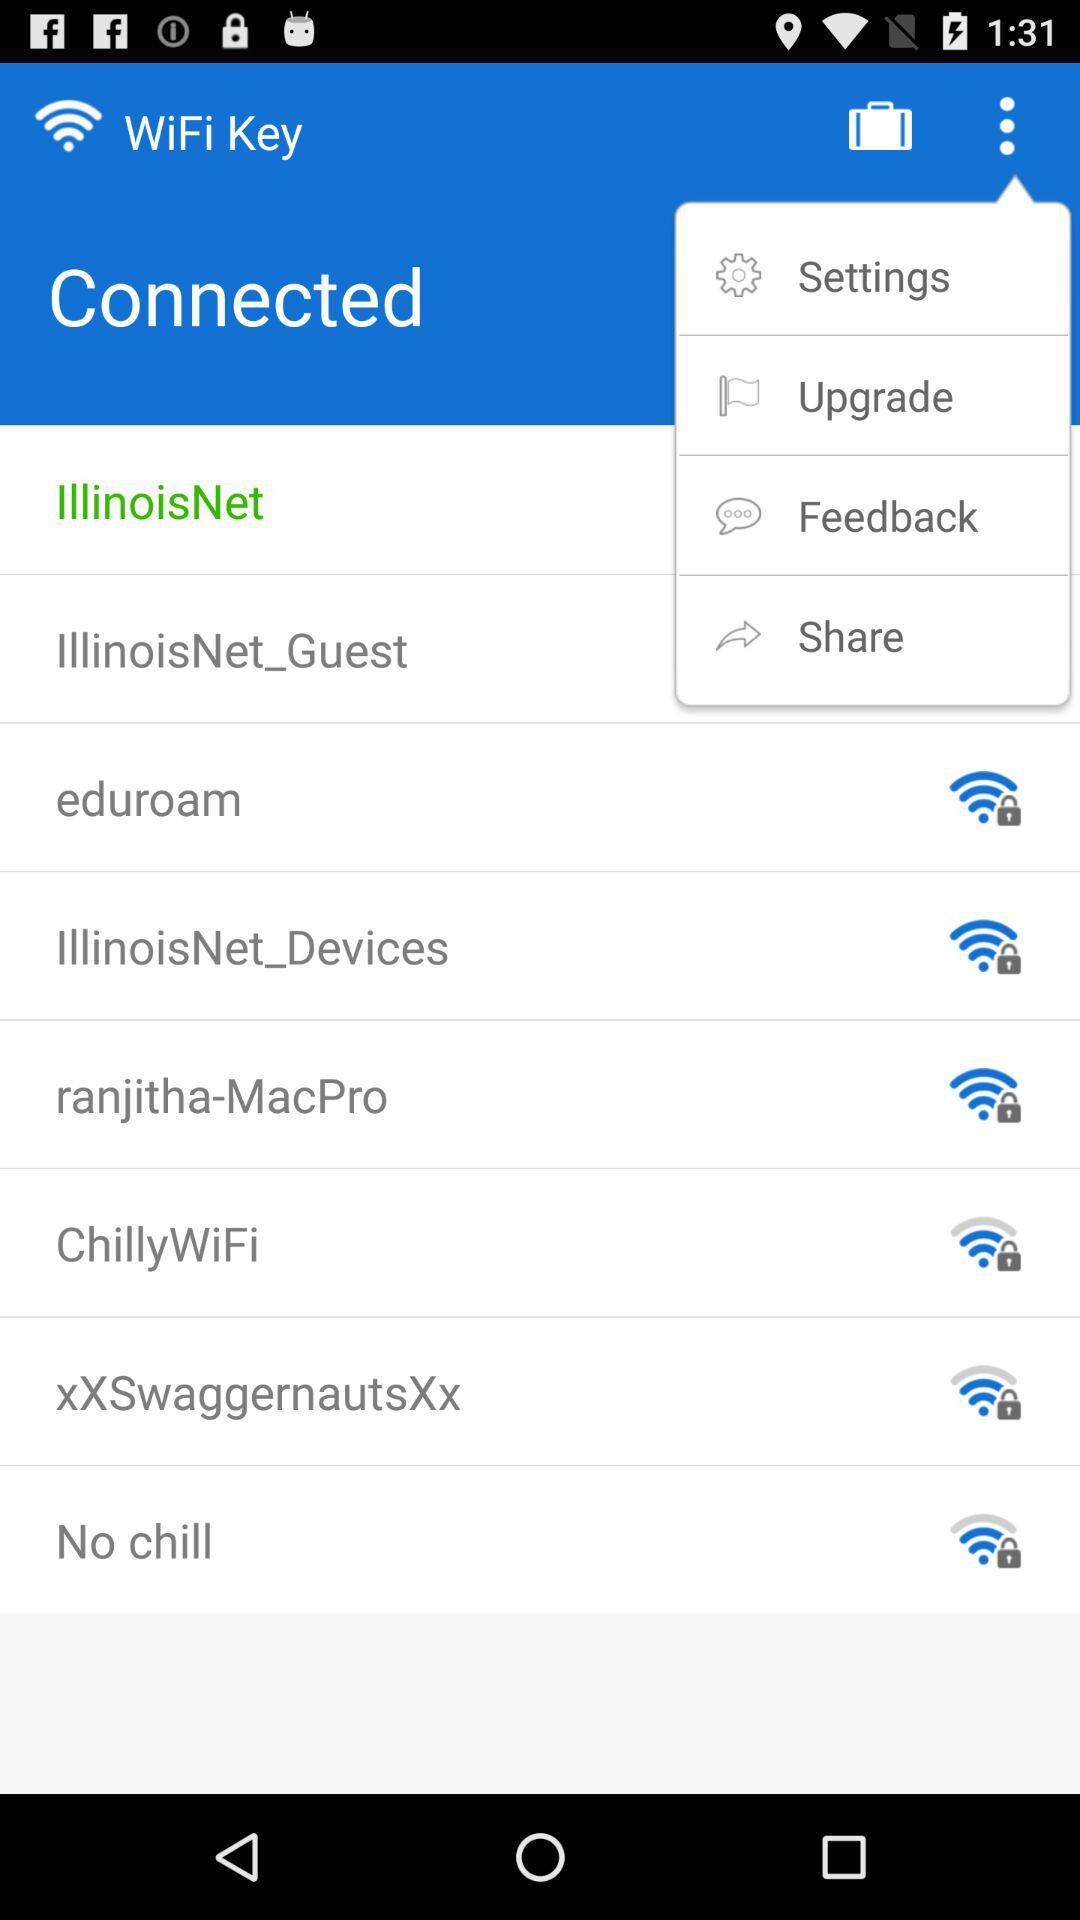  What do you see at coordinates (874, 395) in the screenshot?
I see `the upgrade item` at bounding box center [874, 395].